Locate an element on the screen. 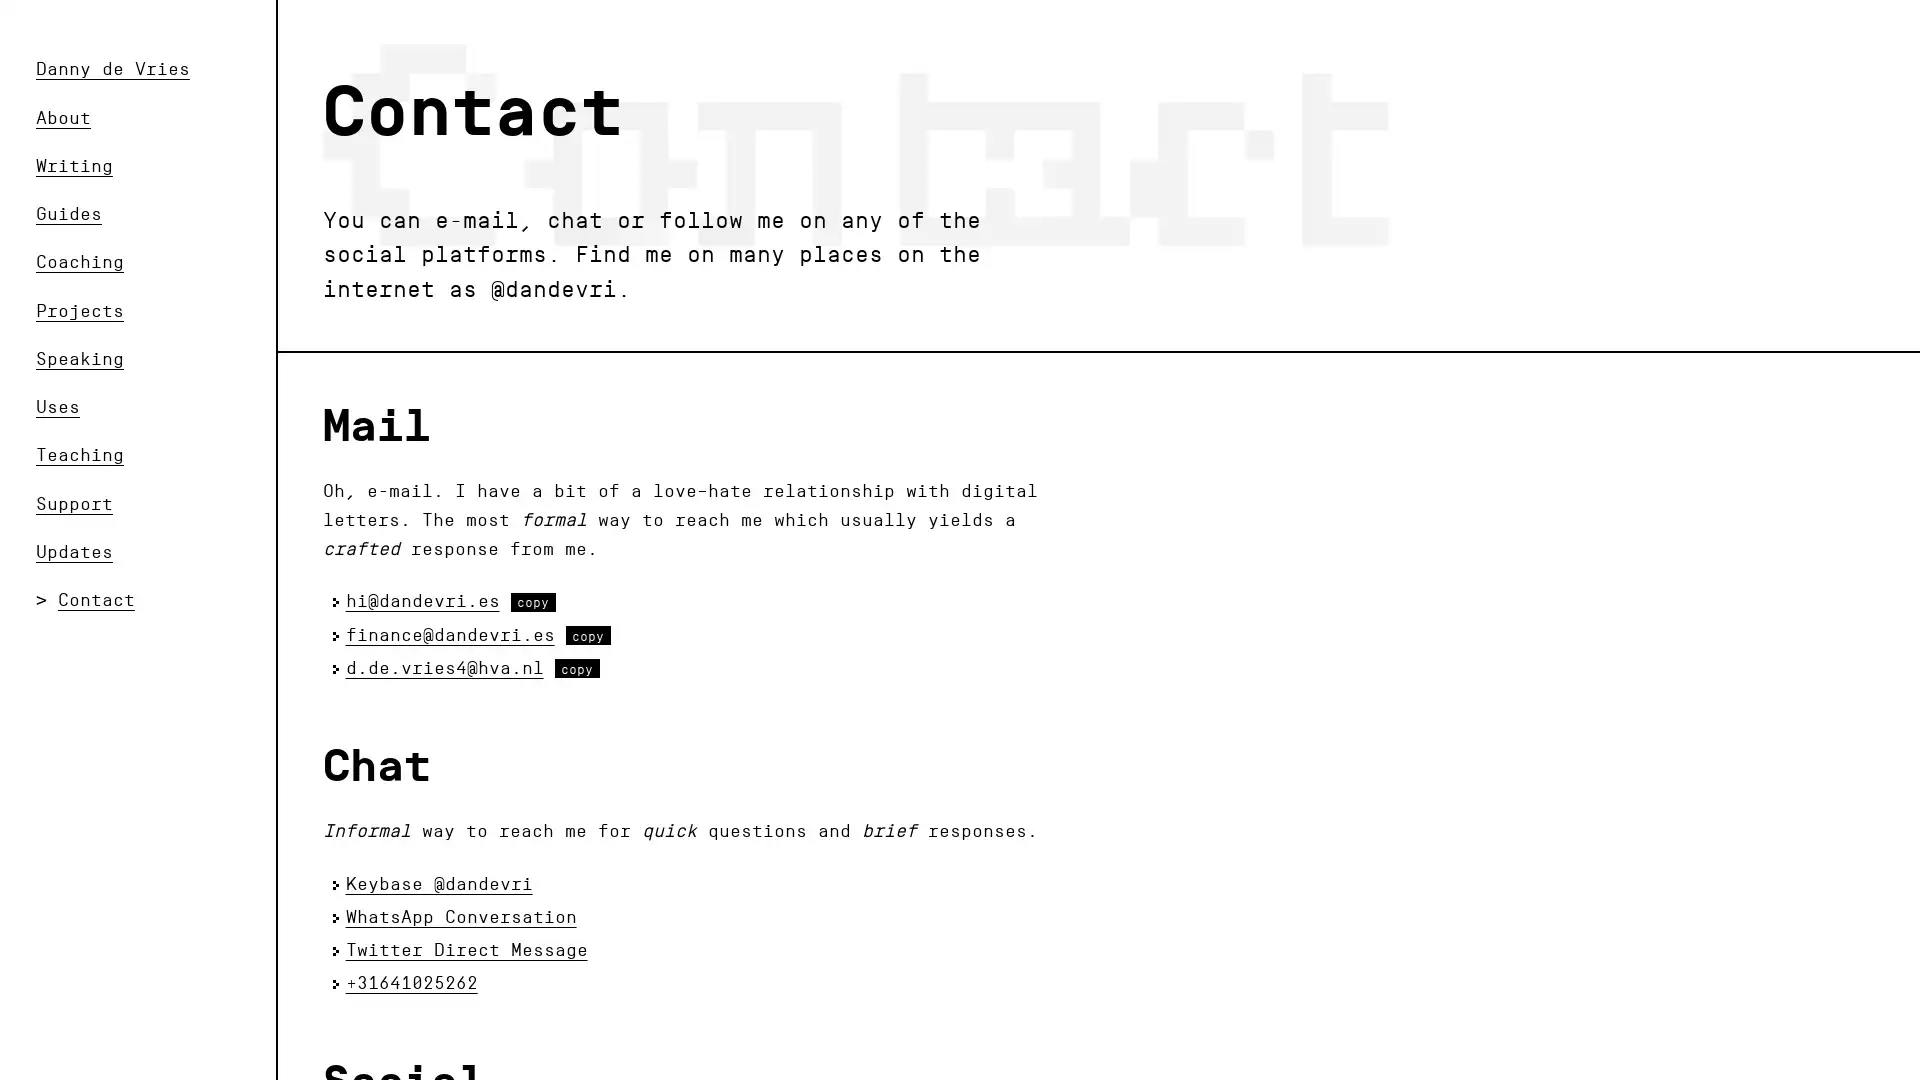 The width and height of the screenshot is (1920, 1080). copy is located at coordinates (532, 600).